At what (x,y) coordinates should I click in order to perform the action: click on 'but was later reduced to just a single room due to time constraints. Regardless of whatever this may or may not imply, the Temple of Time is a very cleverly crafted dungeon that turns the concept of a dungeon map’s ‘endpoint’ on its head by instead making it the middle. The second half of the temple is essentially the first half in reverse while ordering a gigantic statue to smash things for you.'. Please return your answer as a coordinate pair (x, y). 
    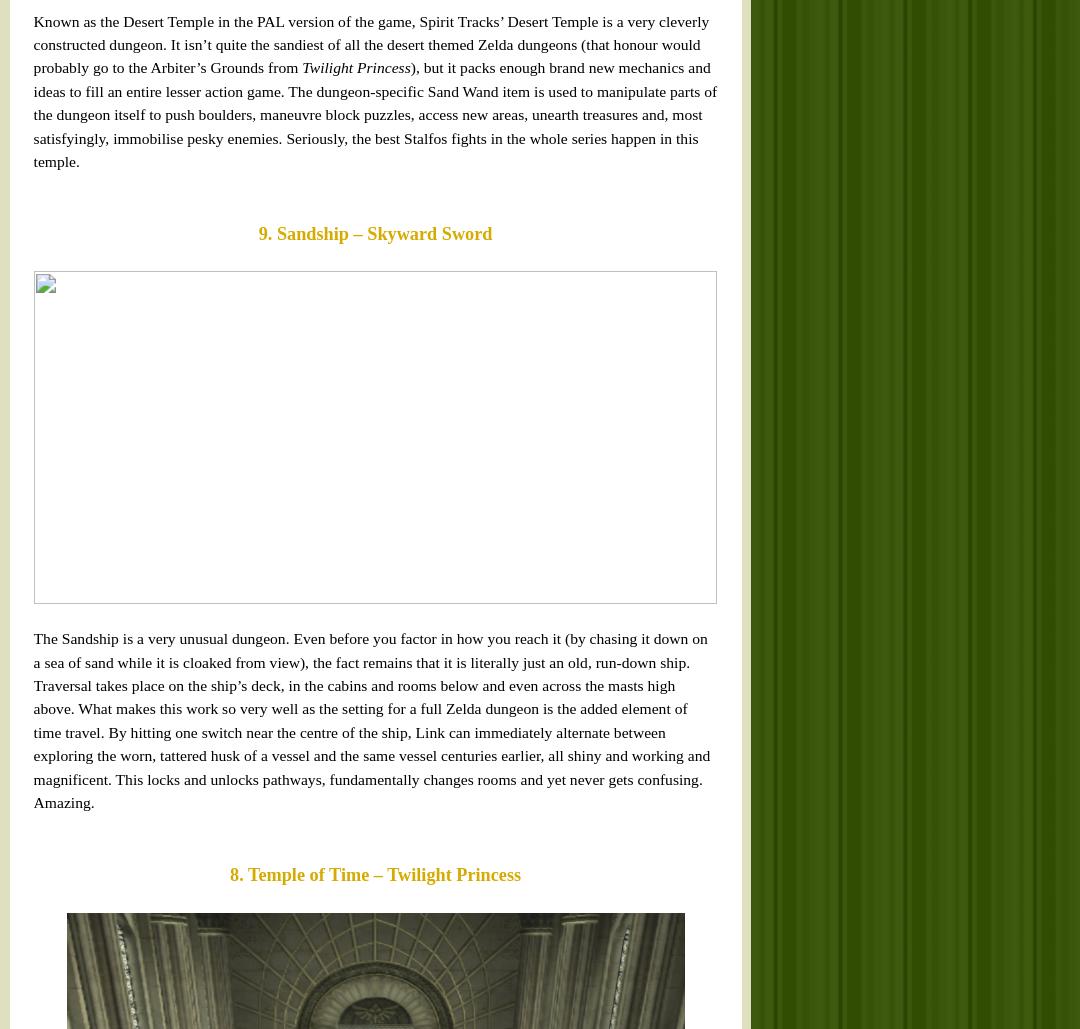
    Looking at the image, I should click on (27, 341).